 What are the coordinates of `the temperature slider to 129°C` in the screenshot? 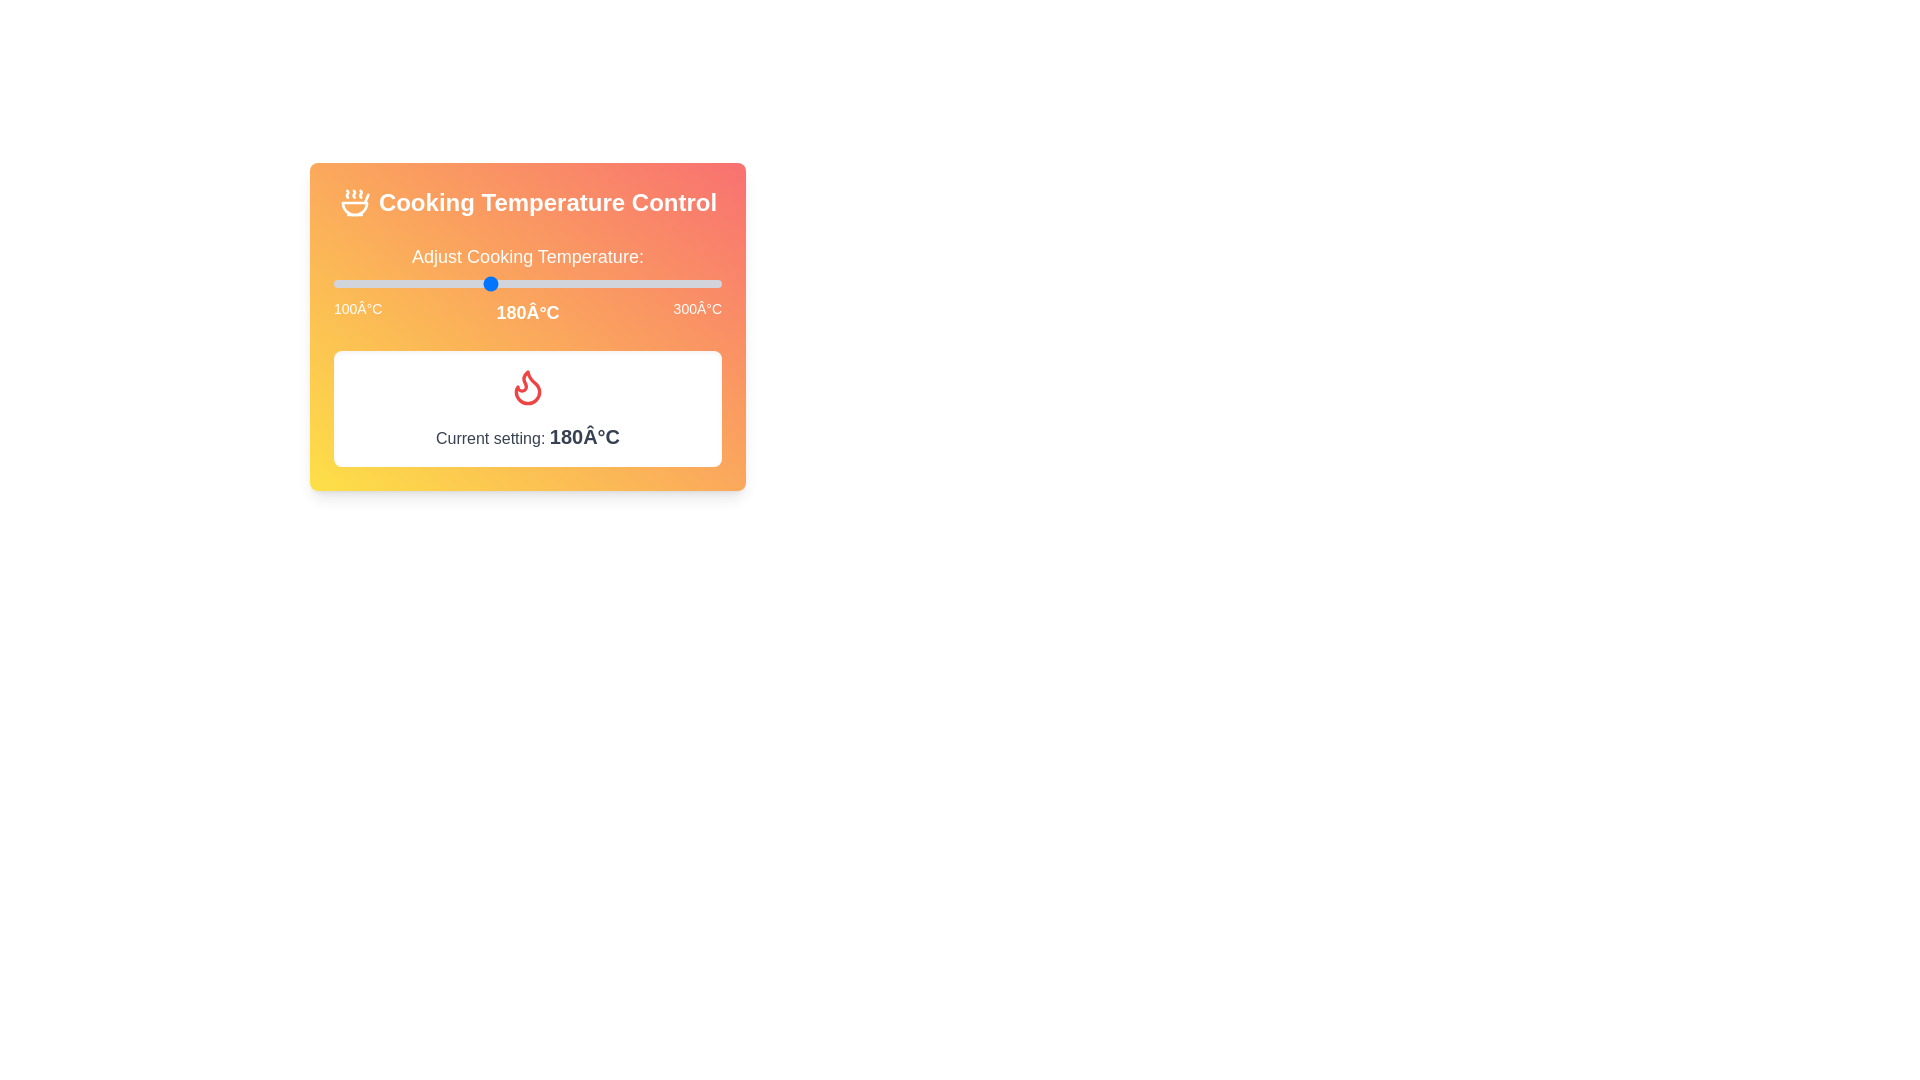 It's located at (390, 284).